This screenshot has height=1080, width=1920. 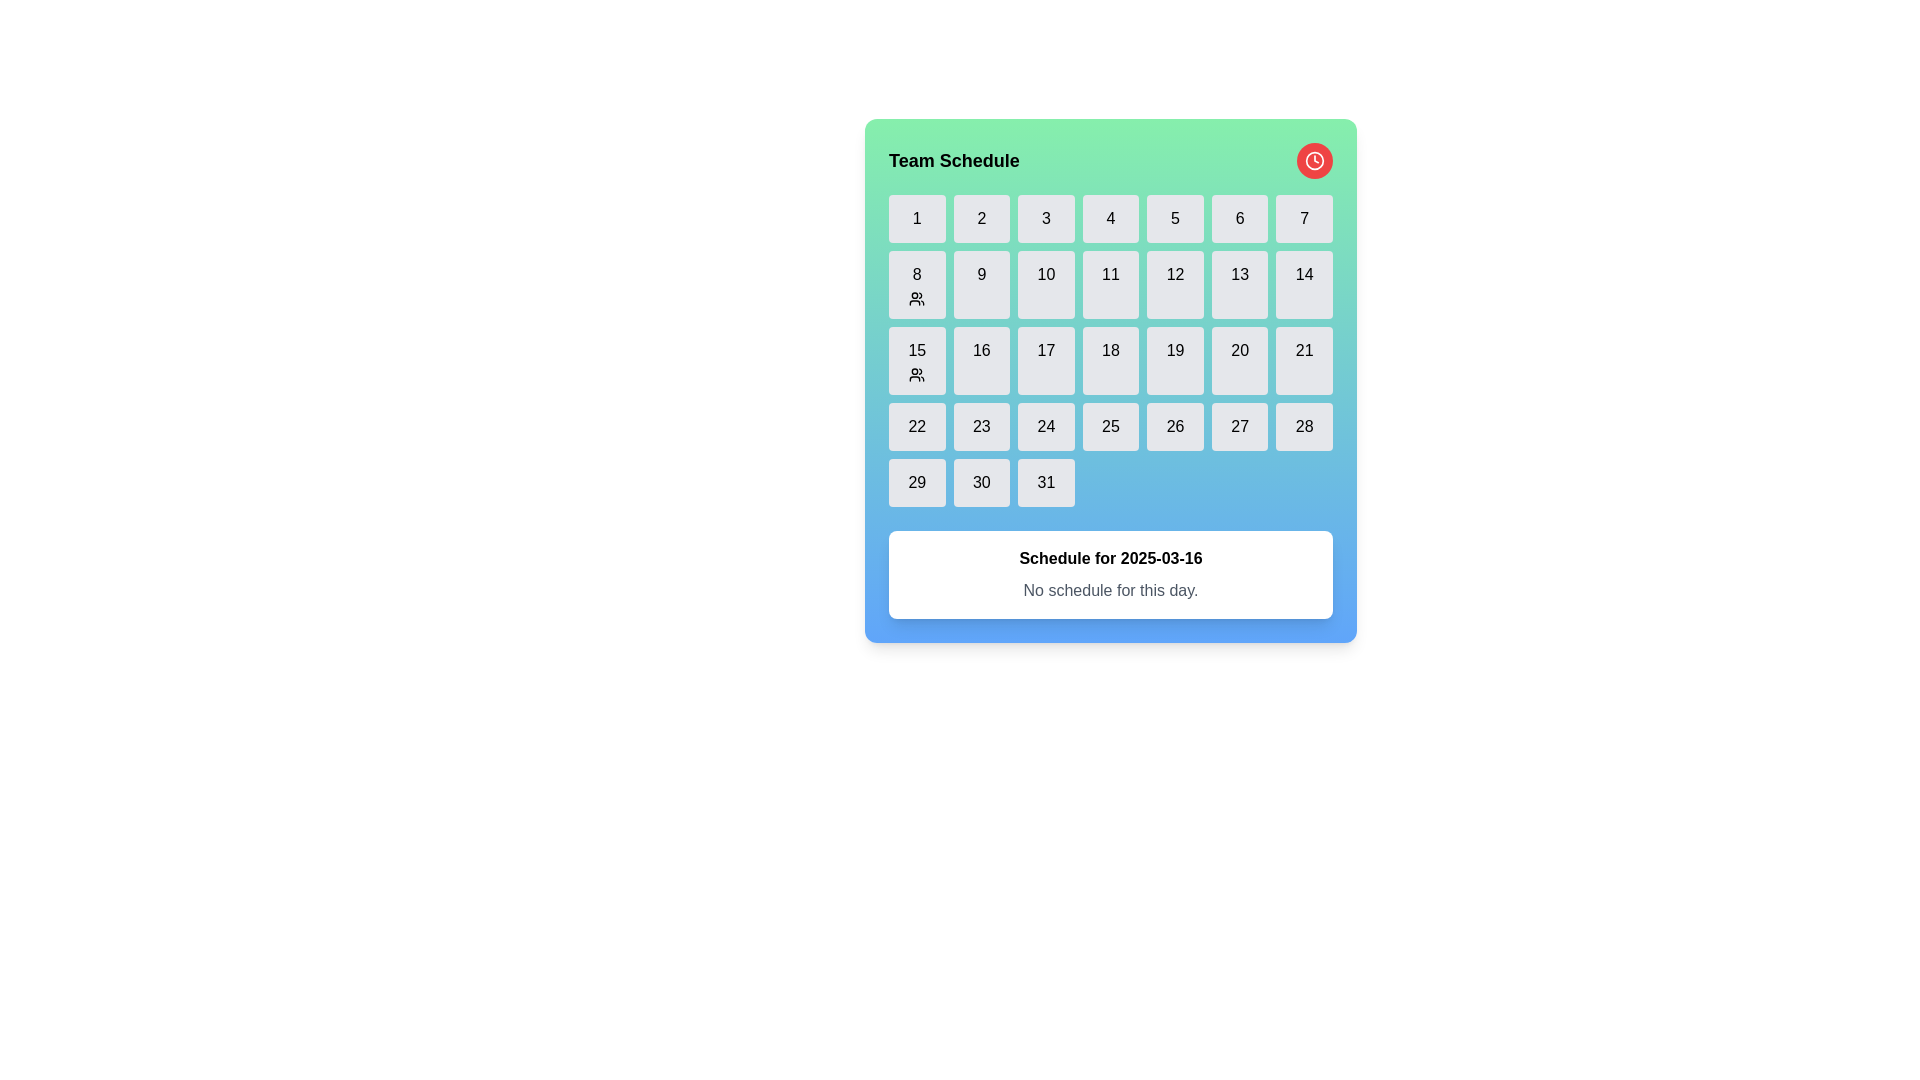 What do you see at coordinates (981, 285) in the screenshot?
I see `the date Grid Cell located in the second row and second column of the calendar UI` at bounding box center [981, 285].